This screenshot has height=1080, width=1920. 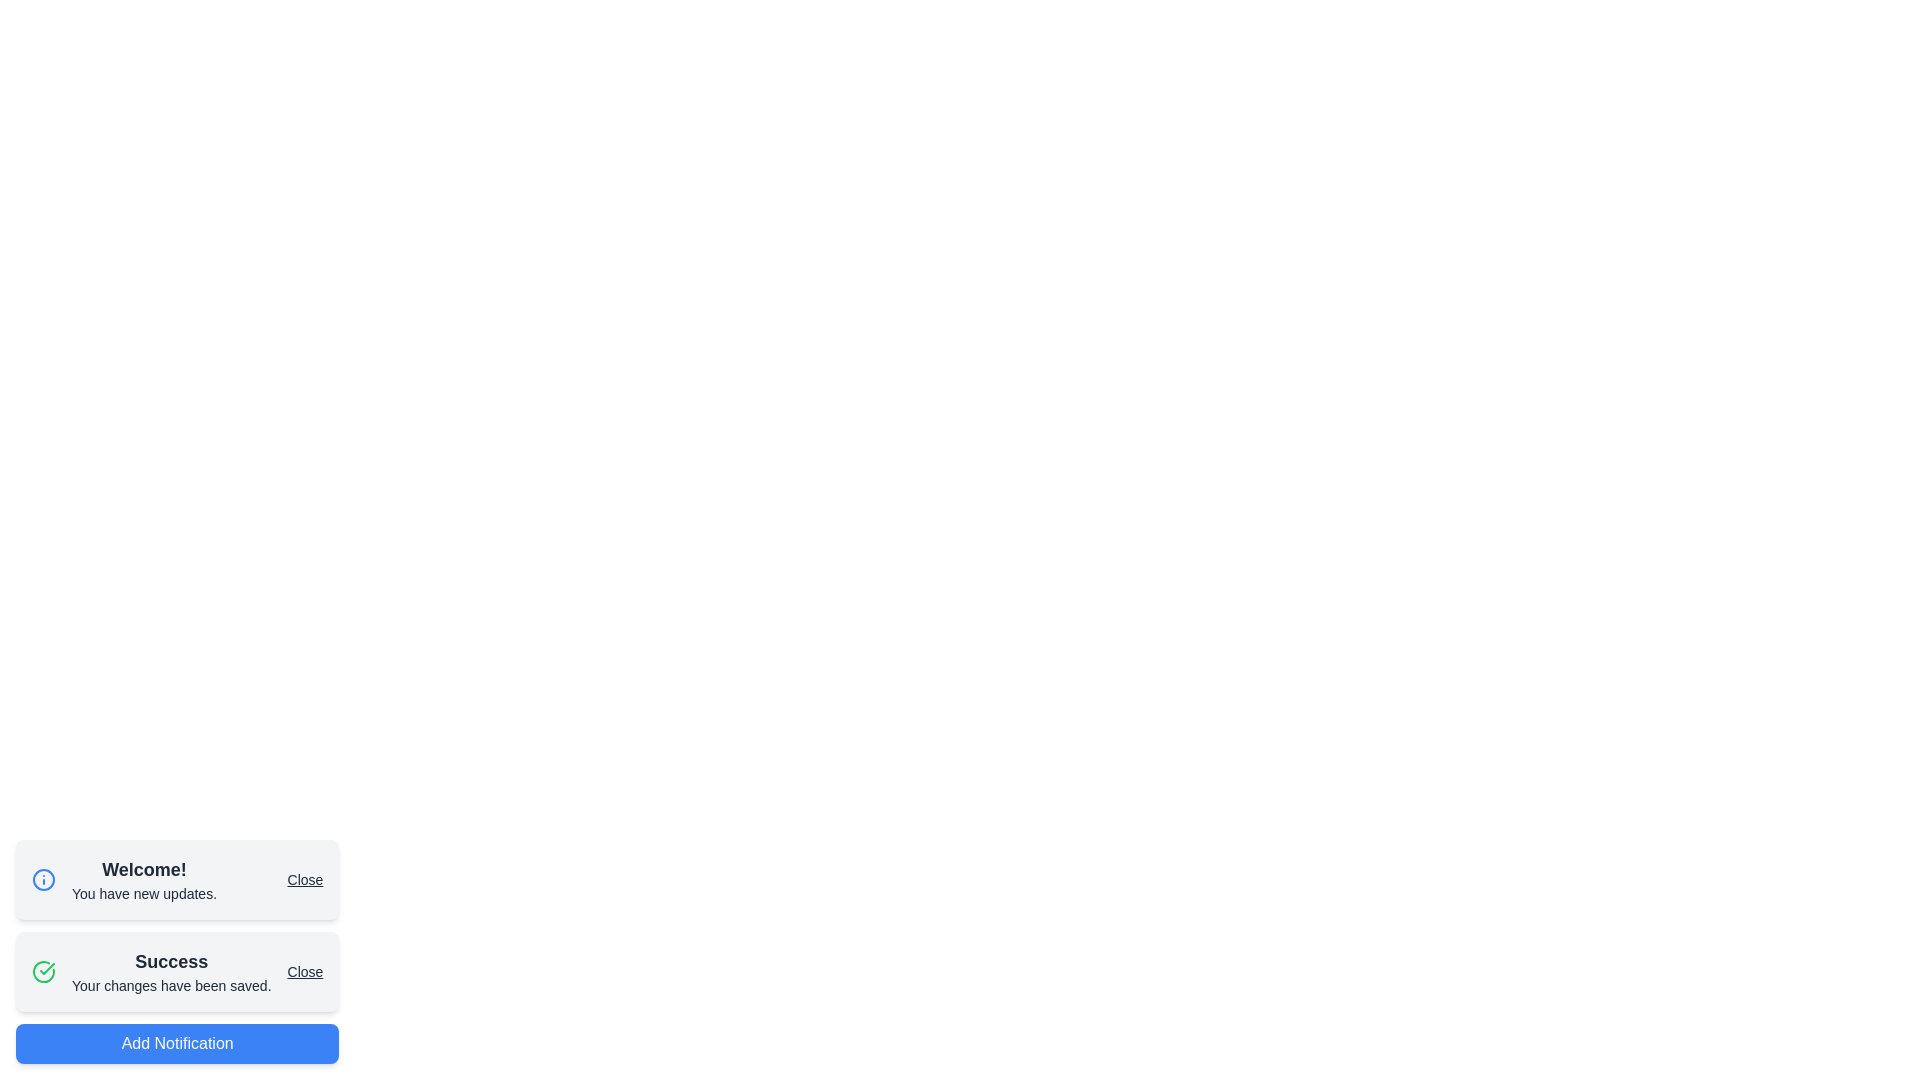 I want to click on the confirmation message displayed in the text block located in the second notification card below the 'Welcome!' card, so click(x=171, y=971).